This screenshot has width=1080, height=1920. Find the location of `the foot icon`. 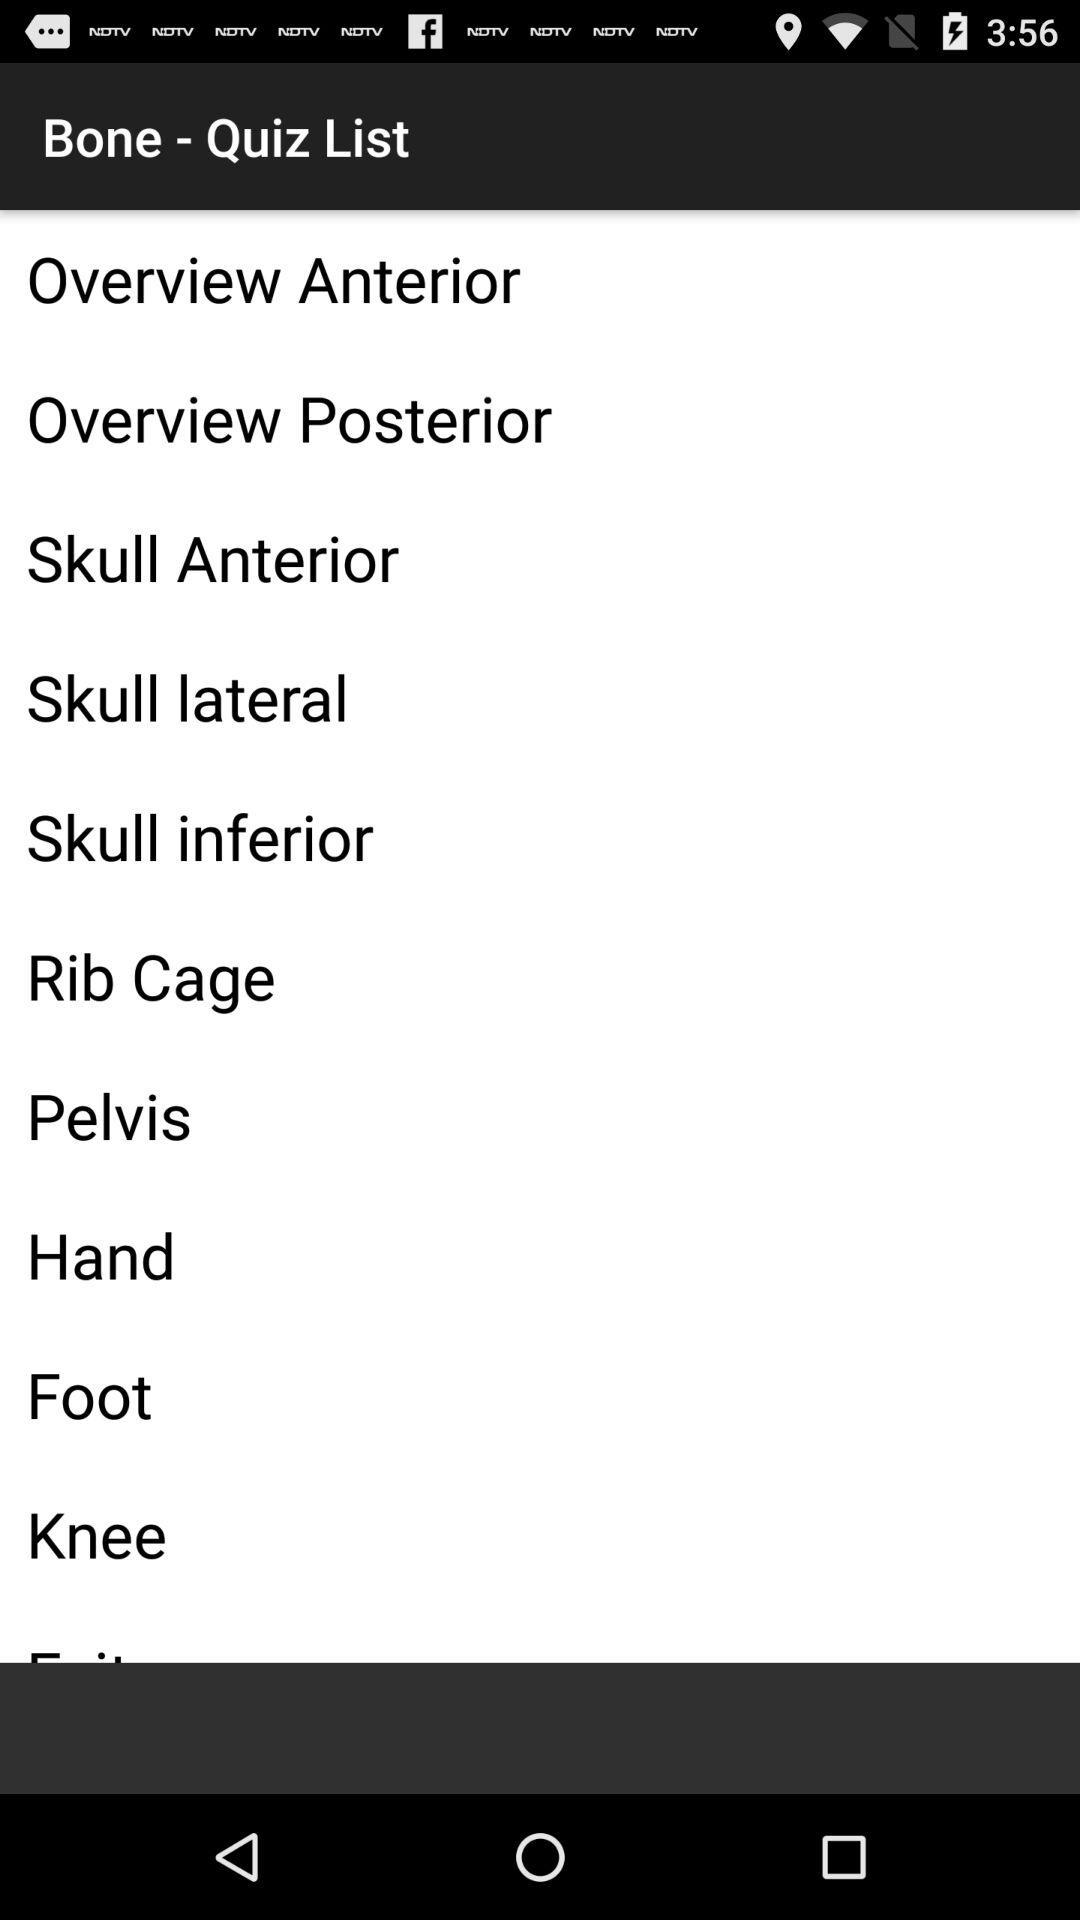

the foot icon is located at coordinates (540, 1393).